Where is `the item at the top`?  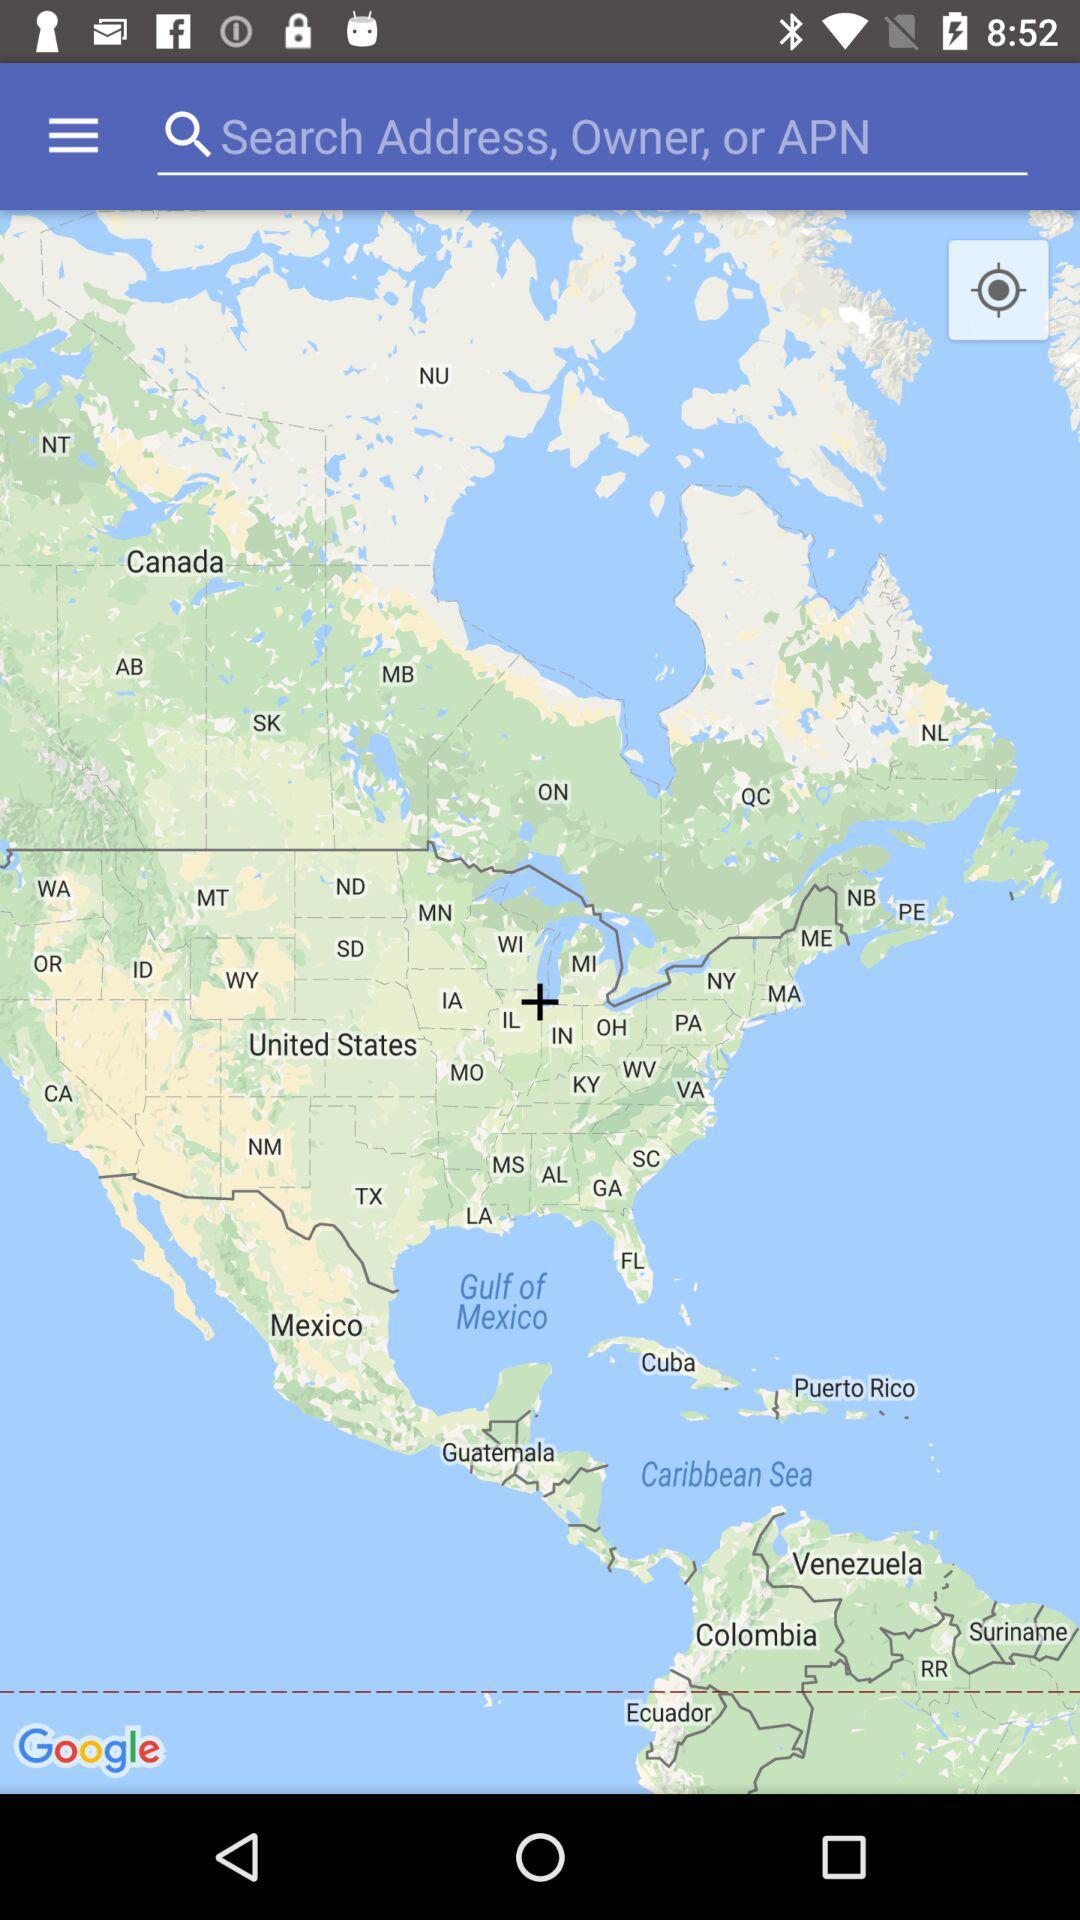 the item at the top is located at coordinates (586, 135).